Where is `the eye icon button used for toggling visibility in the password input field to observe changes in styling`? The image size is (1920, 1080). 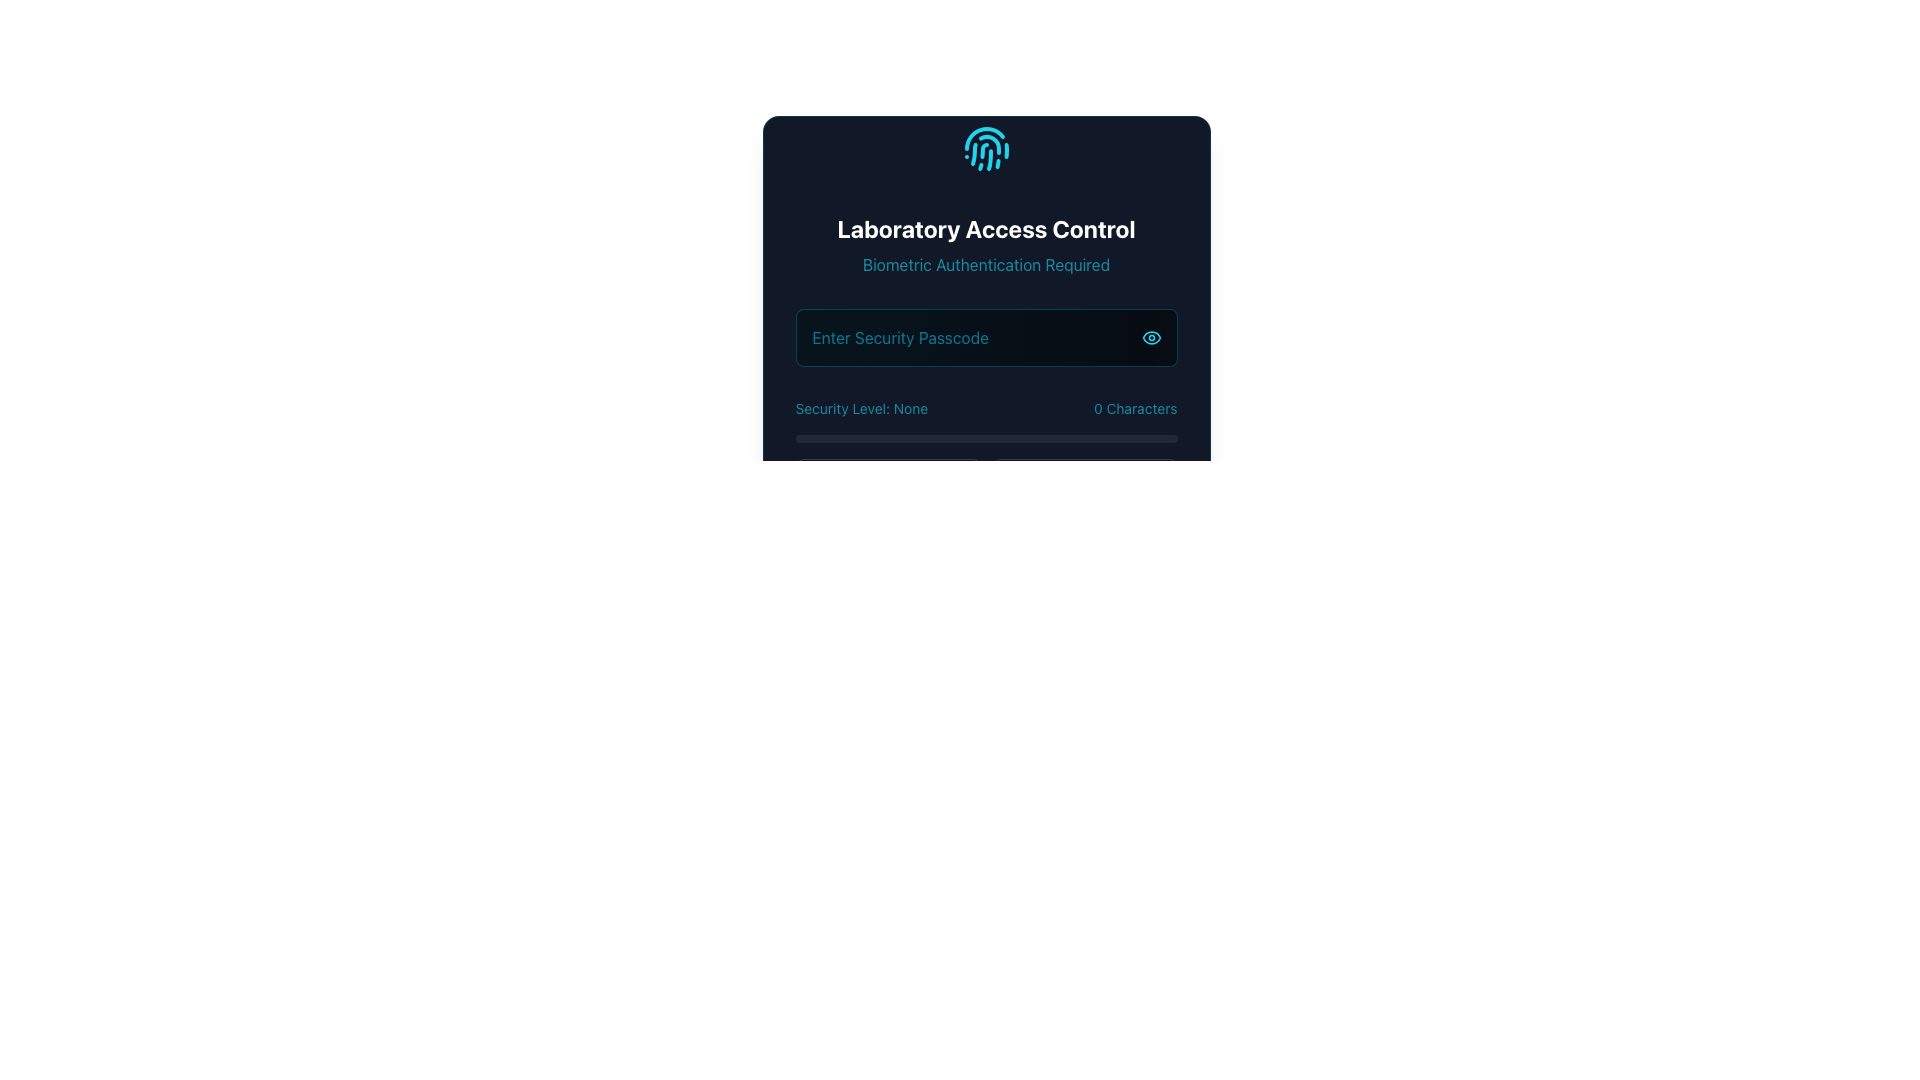
the eye icon button used for toggling visibility in the password input field to observe changes in styling is located at coordinates (1151, 337).